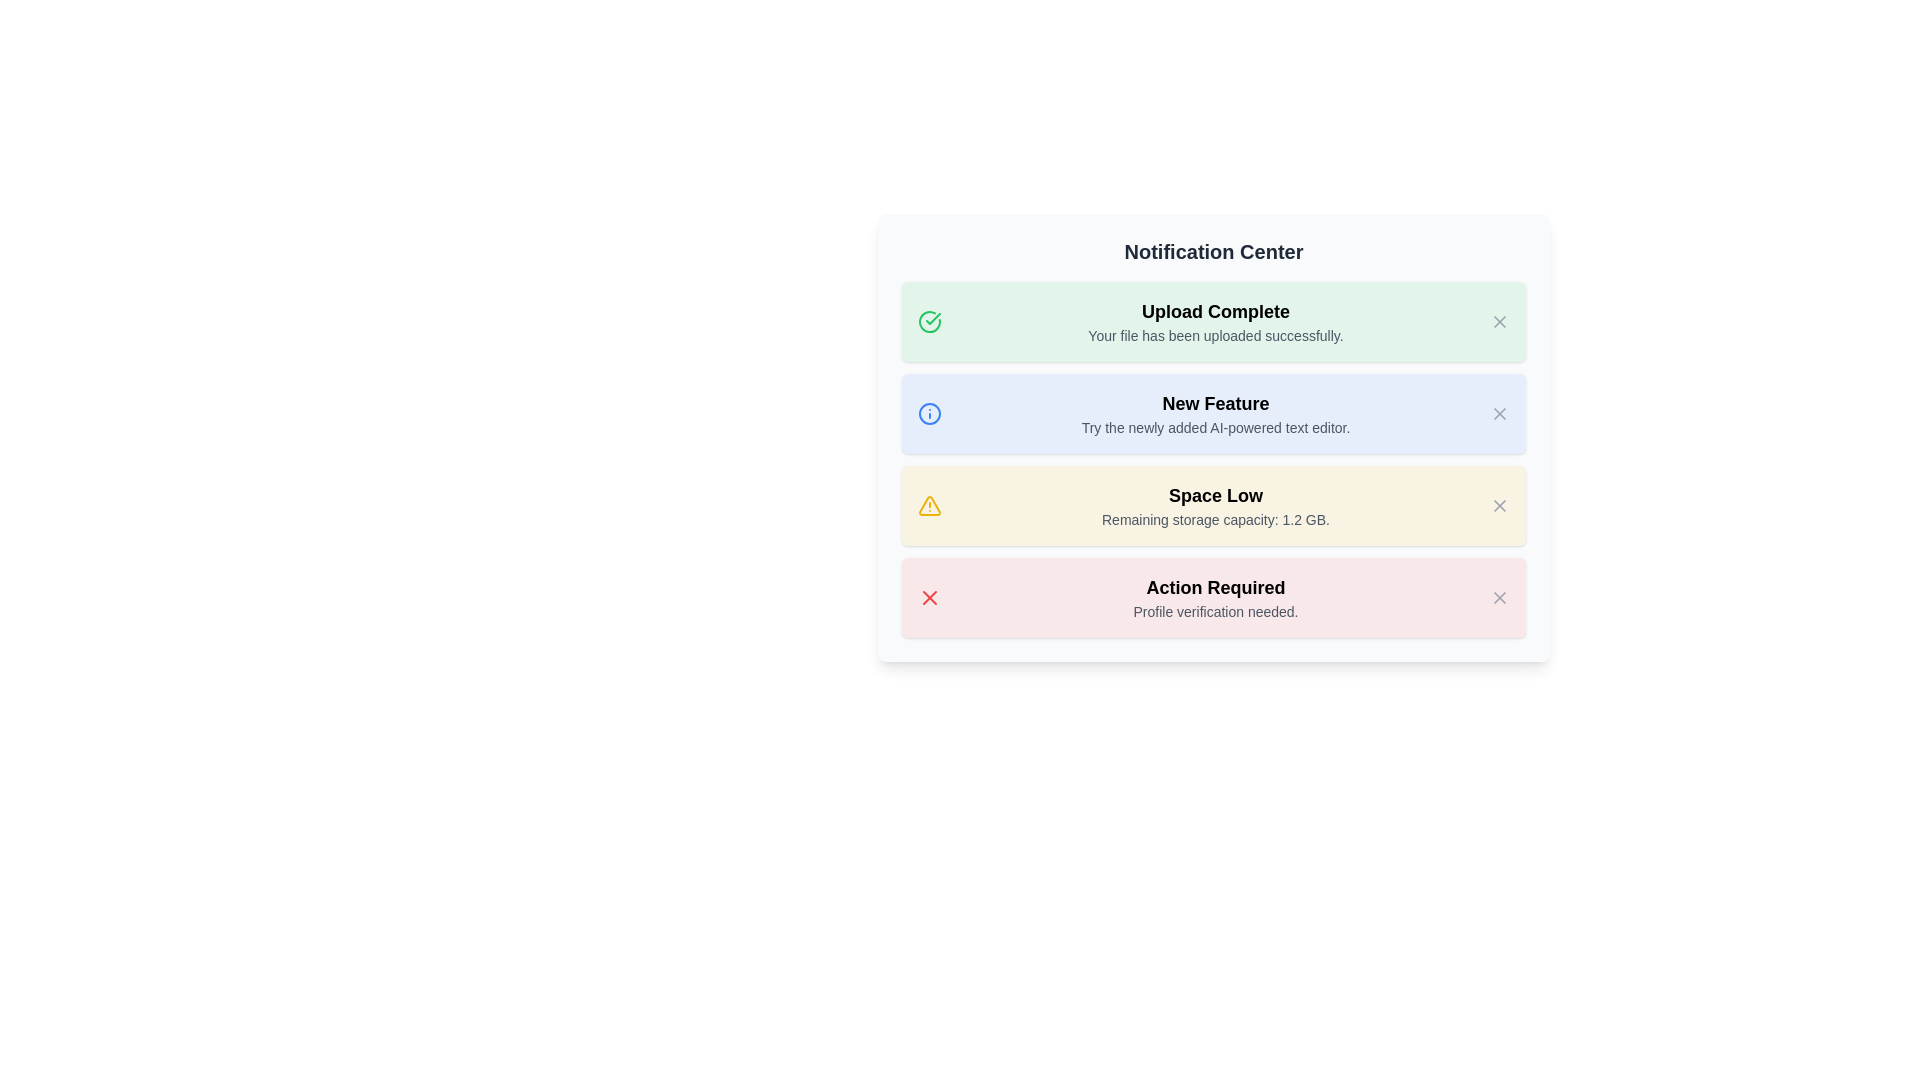  I want to click on the prominent yellow triangular warning icon beside the 'Space Low' notification, which indicates low storage space, so click(929, 504).